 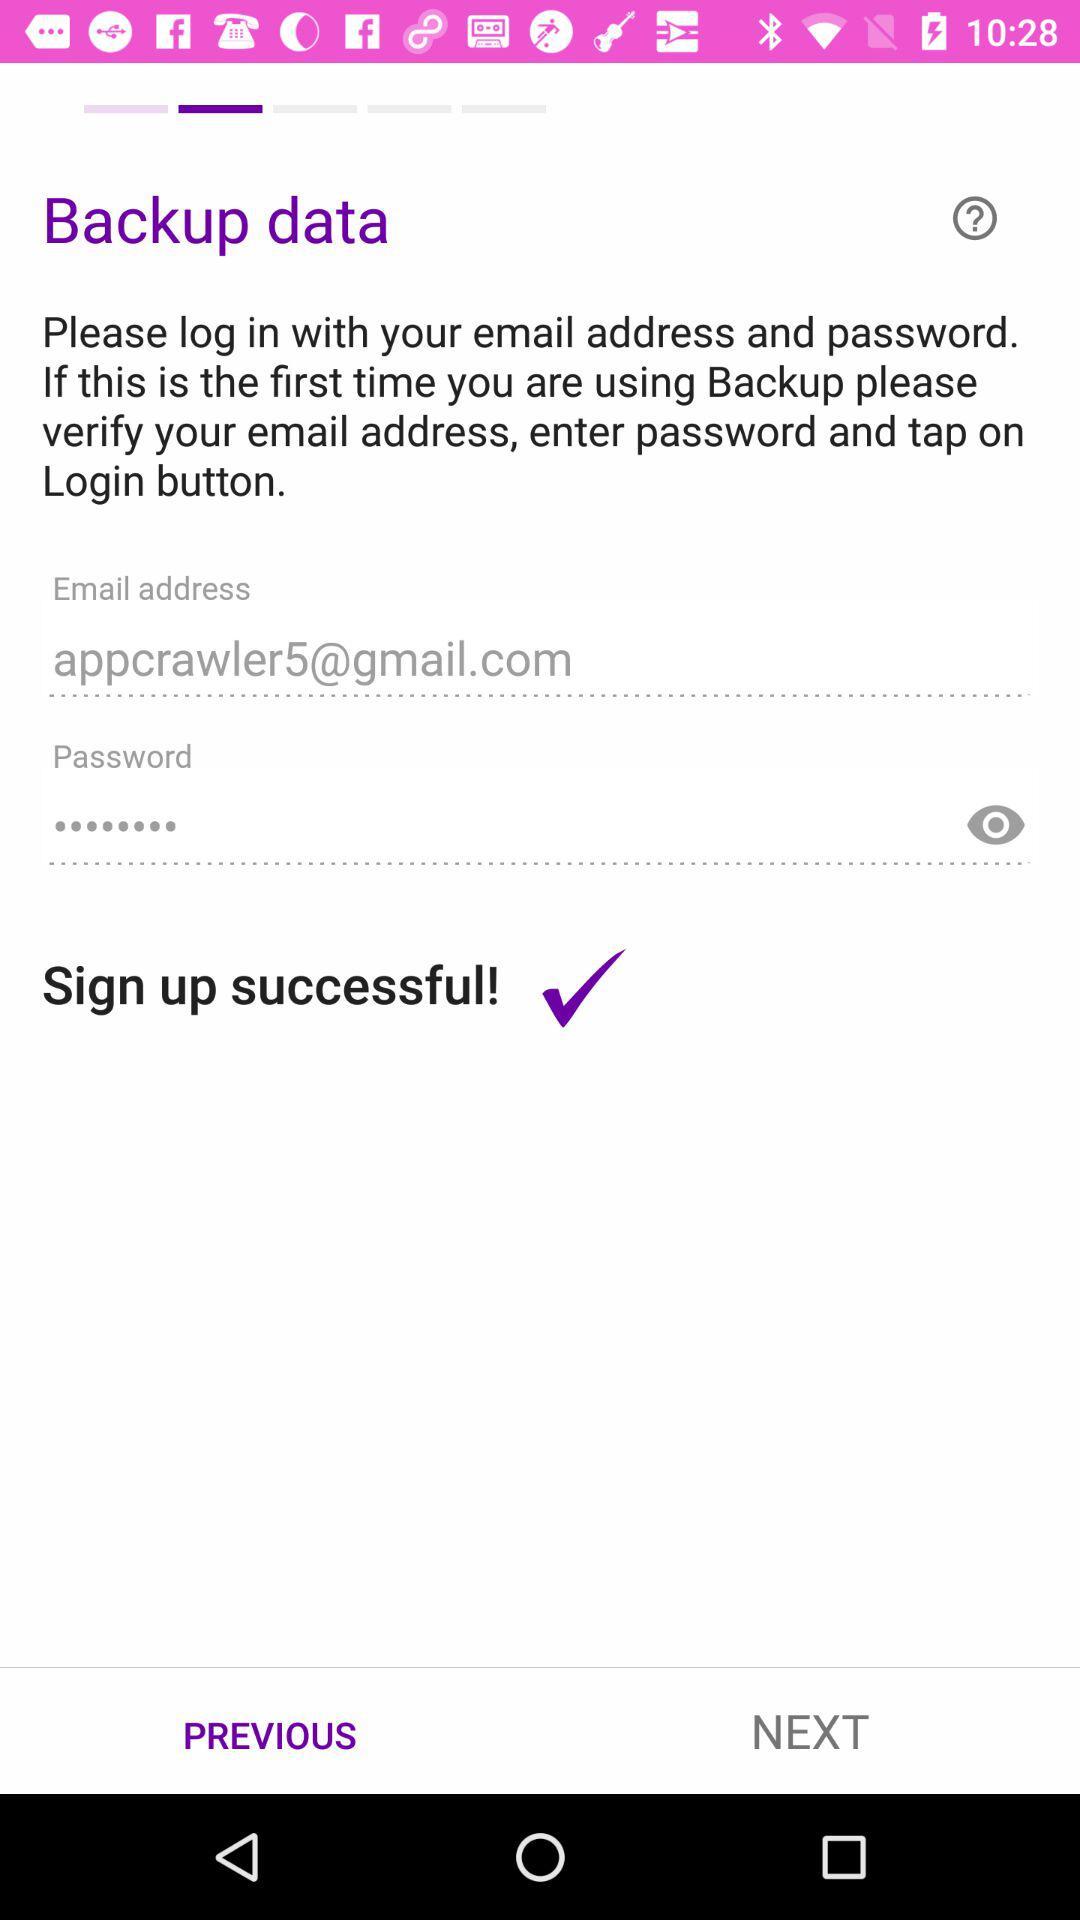 What do you see at coordinates (270, 1731) in the screenshot?
I see `previous item` at bounding box center [270, 1731].